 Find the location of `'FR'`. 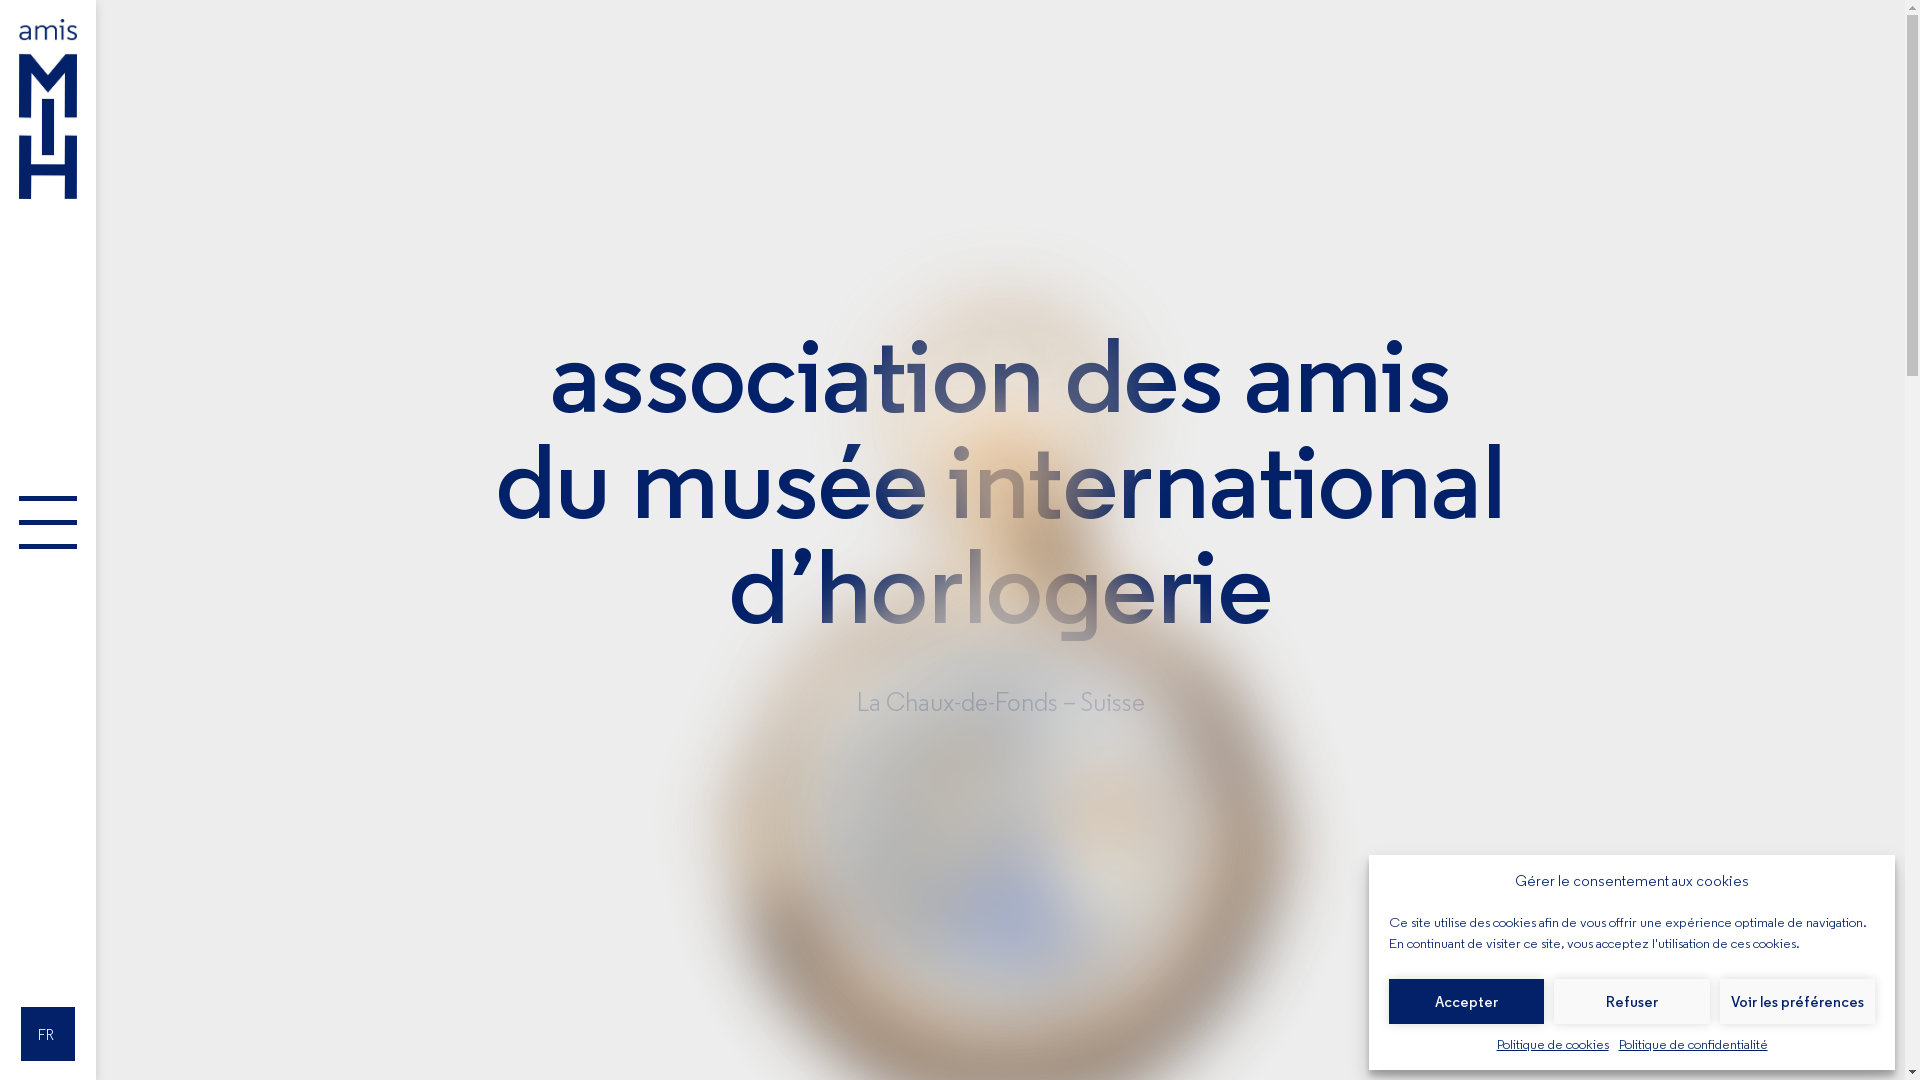

'FR' is located at coordinates (20, 1033).